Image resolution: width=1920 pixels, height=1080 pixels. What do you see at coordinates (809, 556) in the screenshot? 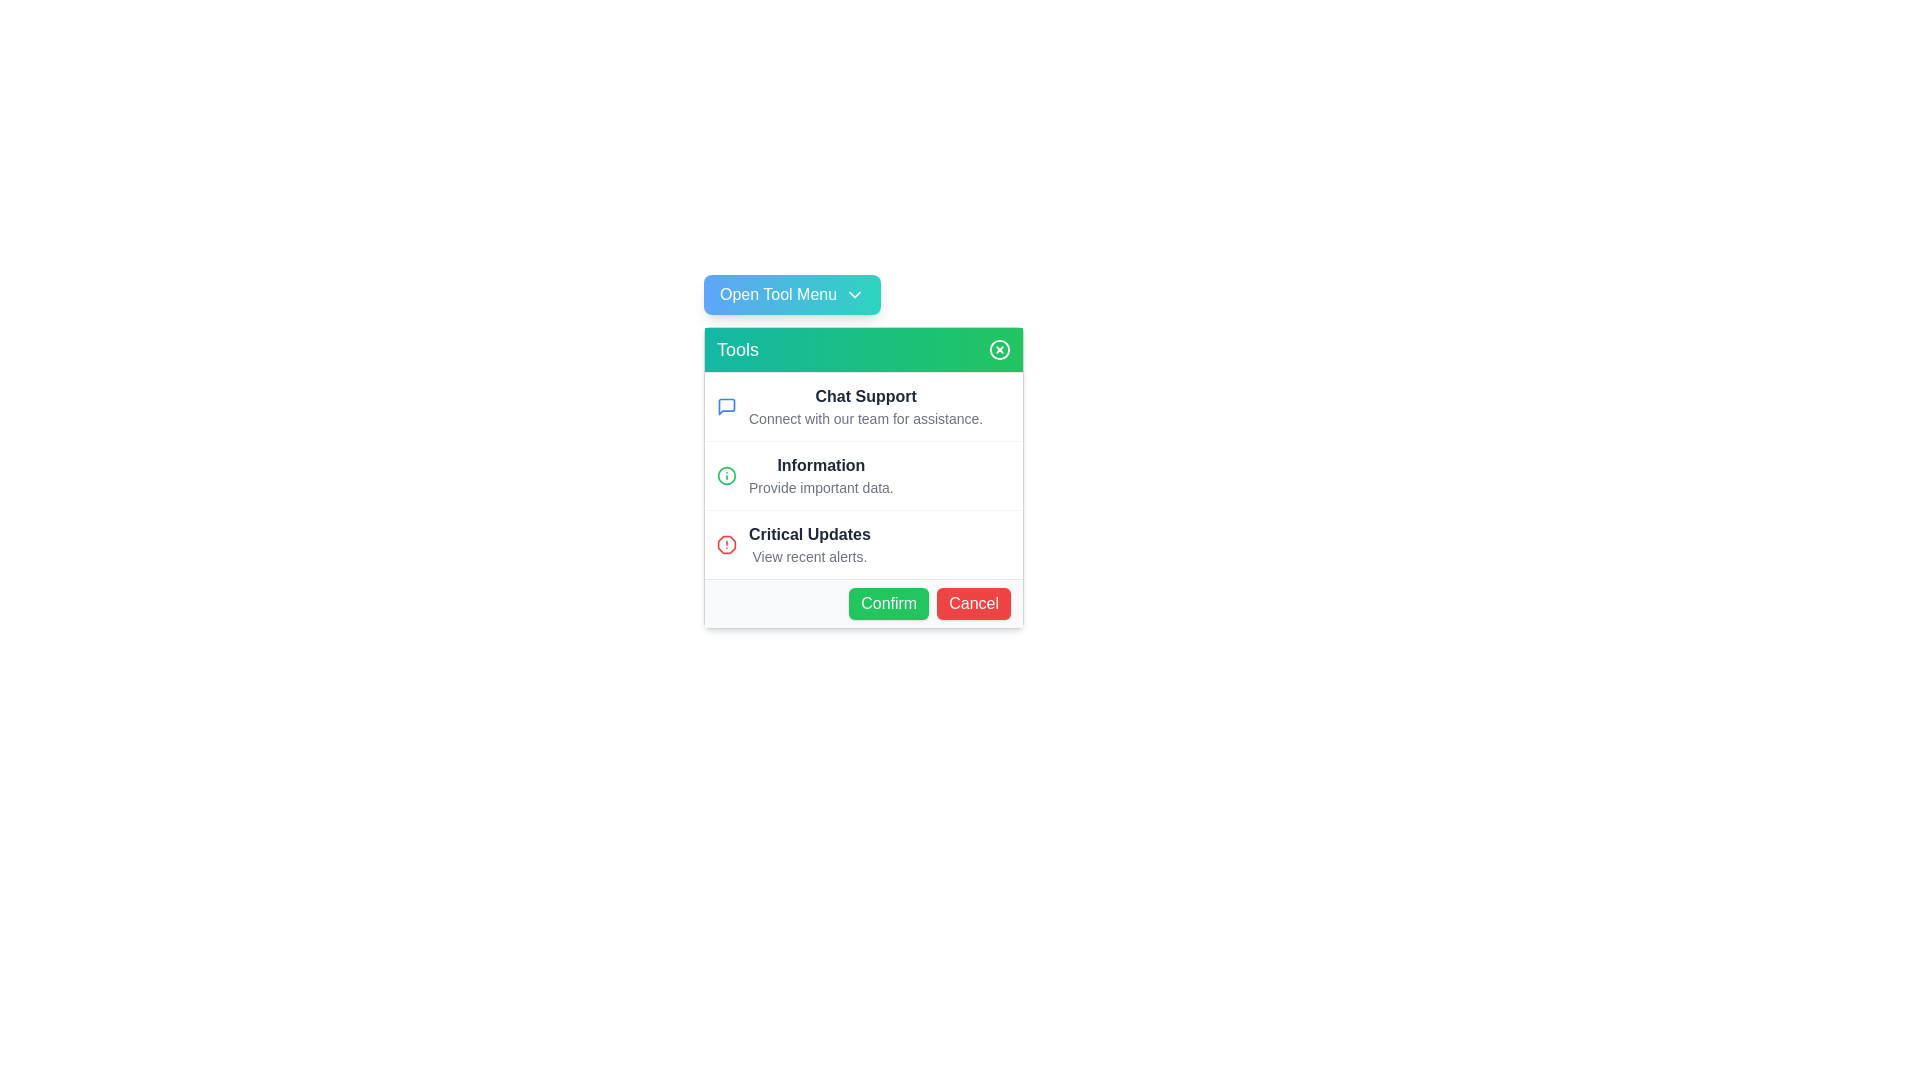
I see `the small text label that says 'View recent alerts.' located beneath the 'Critical Updates' label within the 'Tools' dropdown section` at bounding box center [809, 556].